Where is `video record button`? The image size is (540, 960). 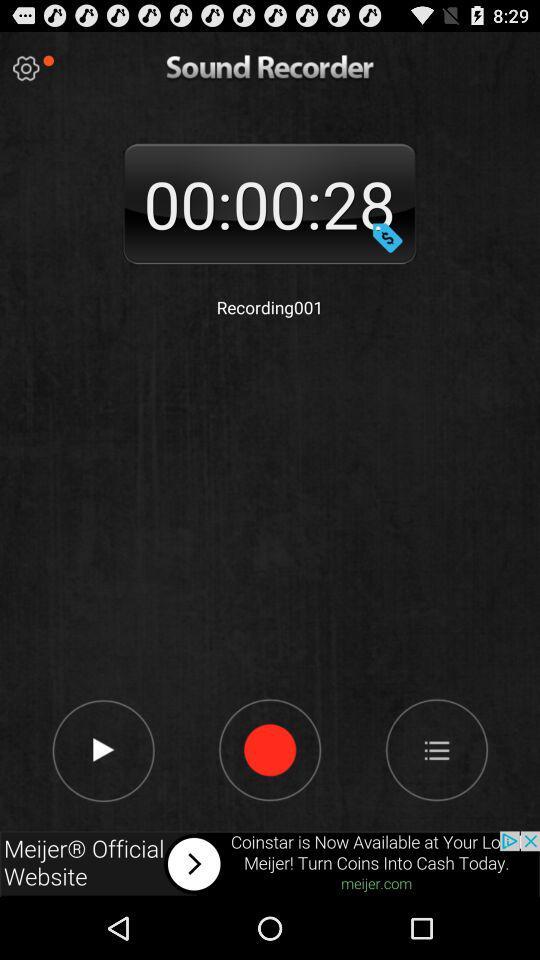 video record button is located at coordinates (269, 748).